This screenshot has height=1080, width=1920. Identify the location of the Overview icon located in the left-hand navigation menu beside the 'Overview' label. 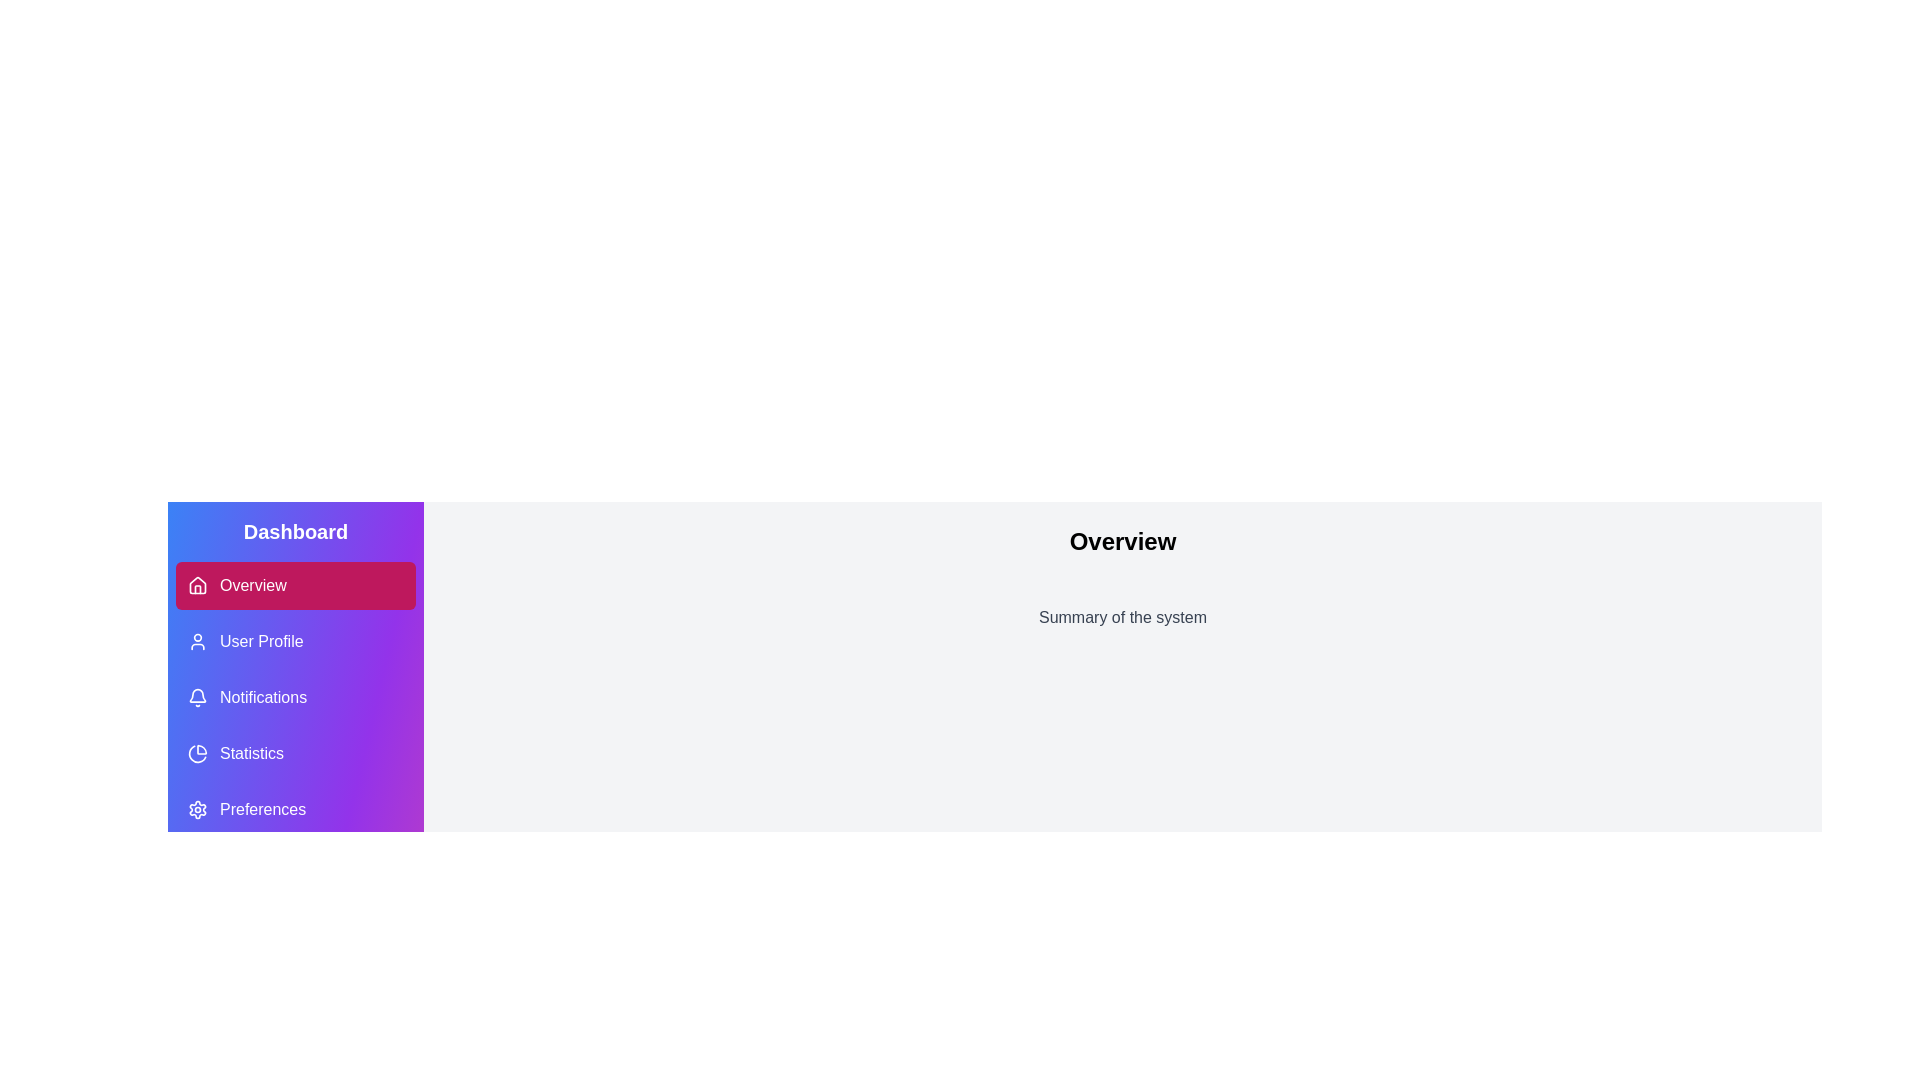
(197, 585).